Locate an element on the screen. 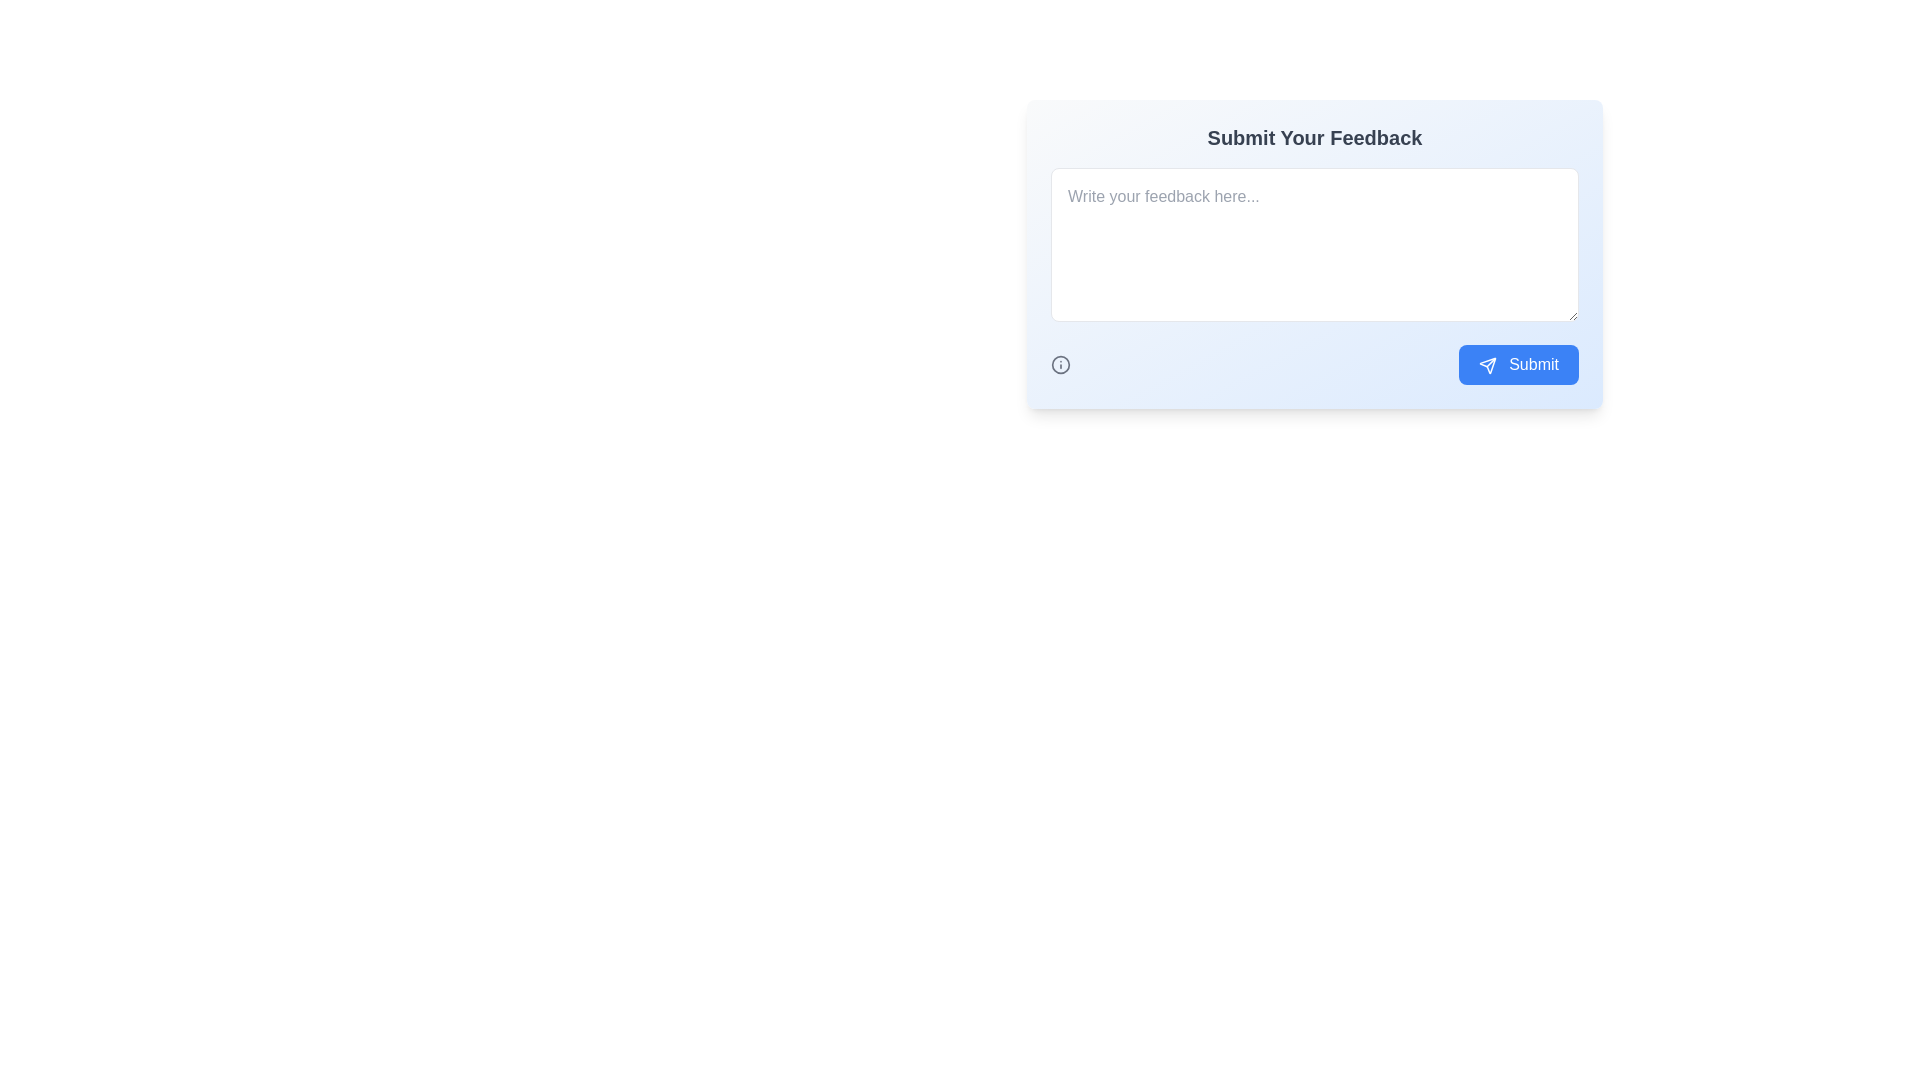 The image size is (1920, 1080). the 'Submit' button with a bright blue background and white text is located at coordinates (1518, 365).